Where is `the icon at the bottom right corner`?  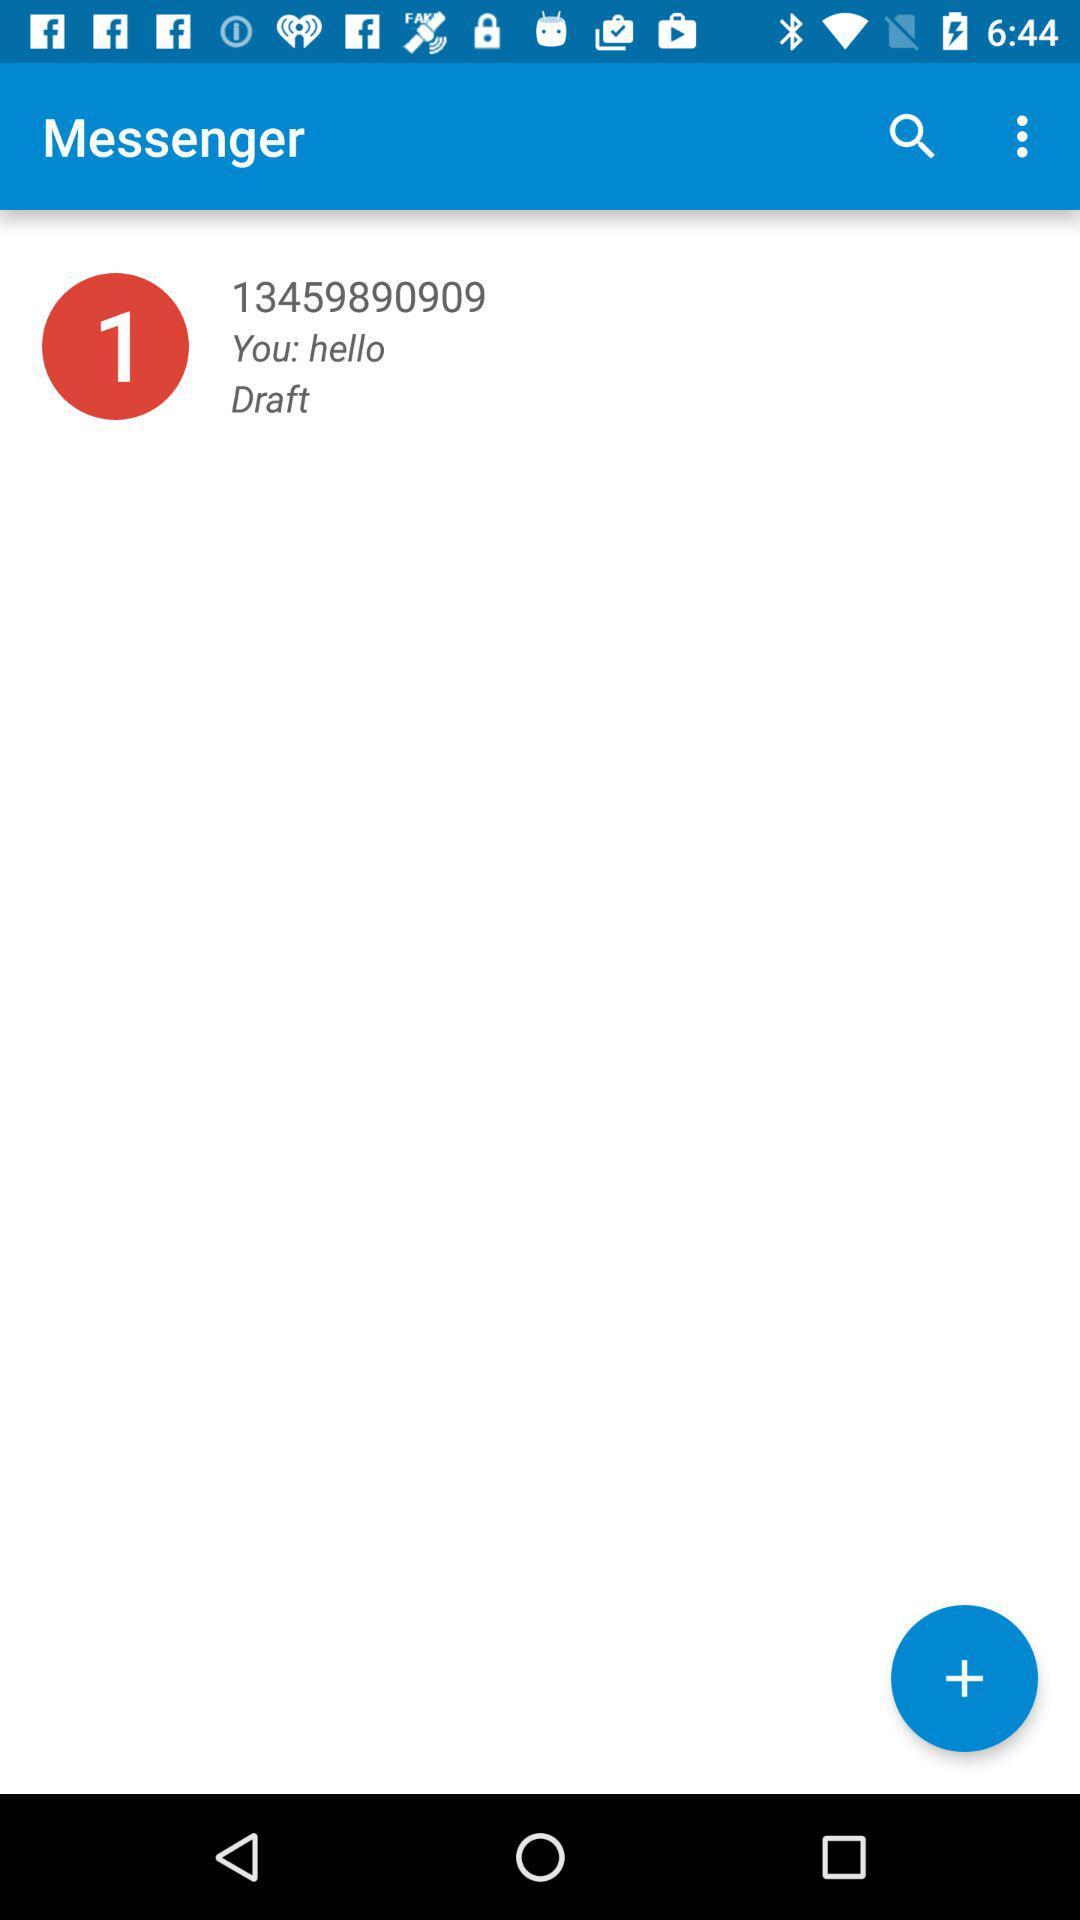
the icon at the bottom right corner is located at coordinates (963, 1678).